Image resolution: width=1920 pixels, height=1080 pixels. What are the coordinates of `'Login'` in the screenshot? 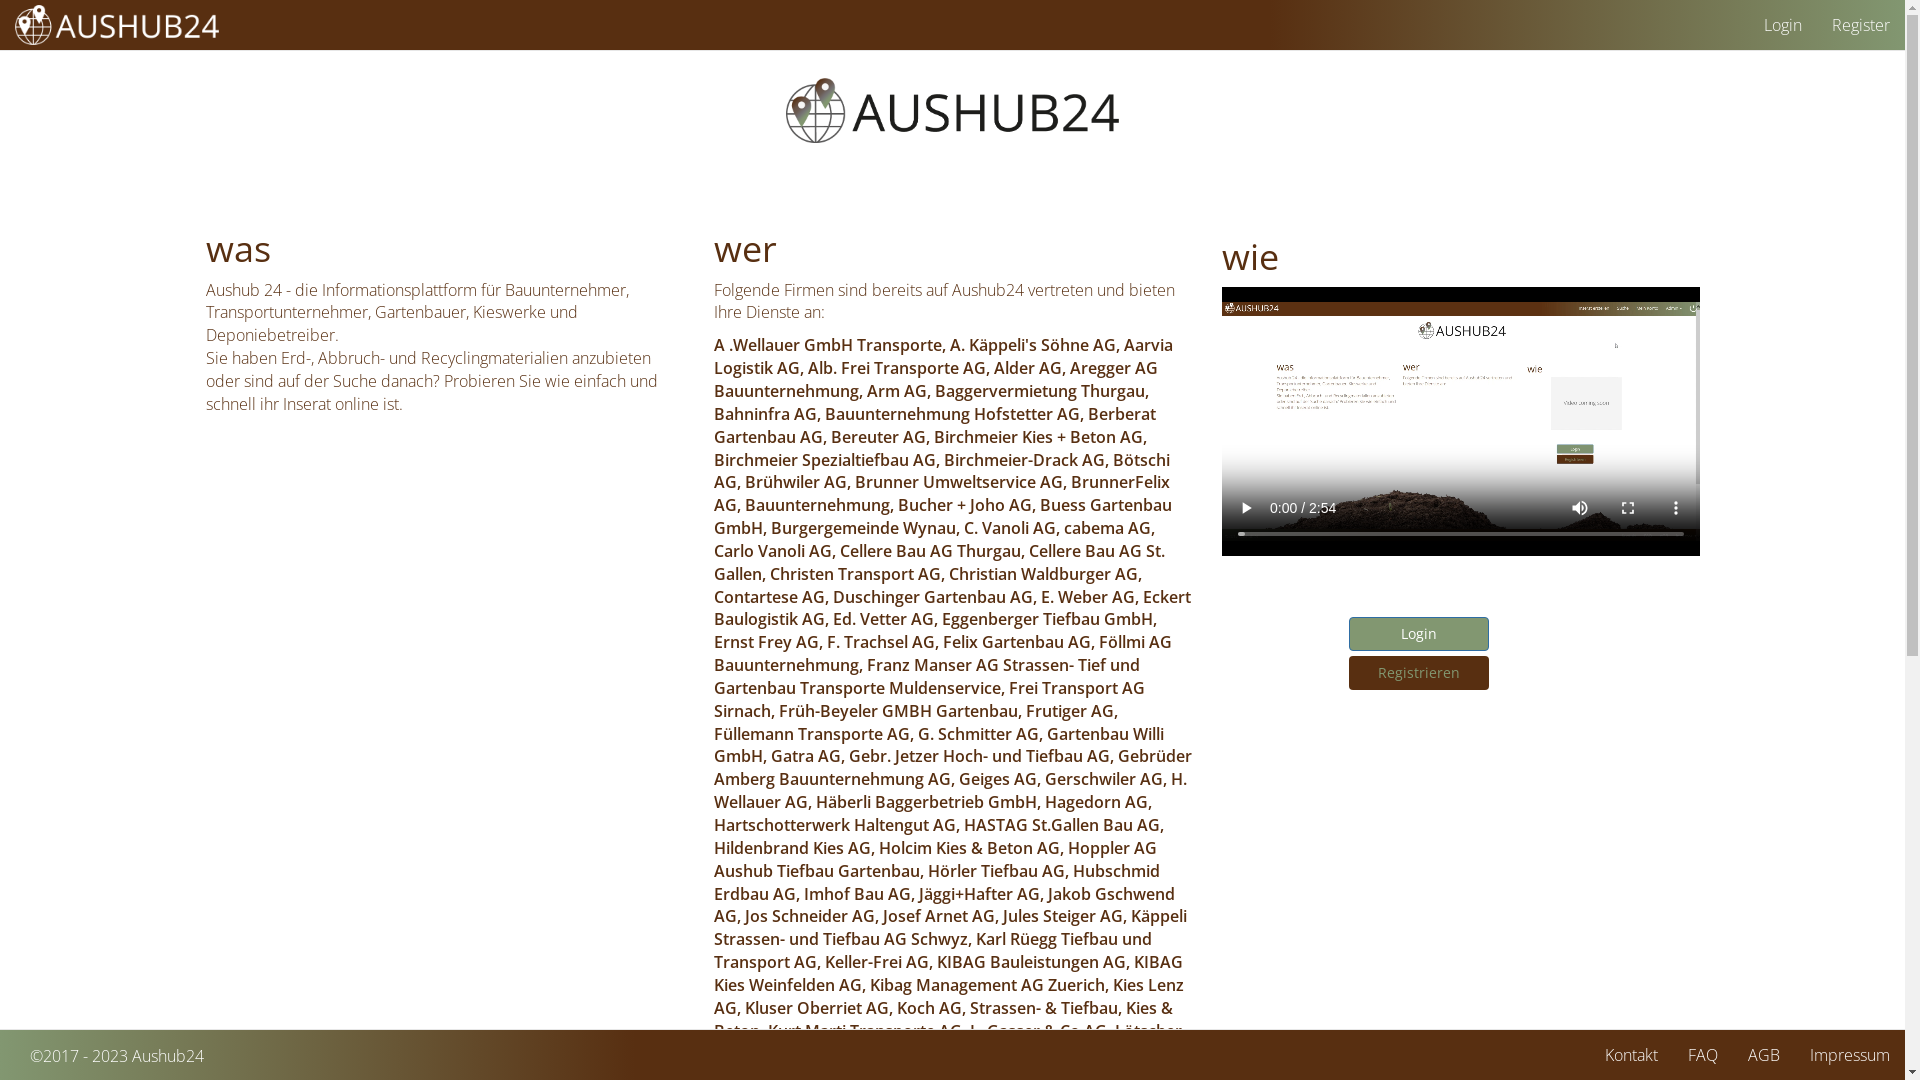 It's located at (1416, 633).